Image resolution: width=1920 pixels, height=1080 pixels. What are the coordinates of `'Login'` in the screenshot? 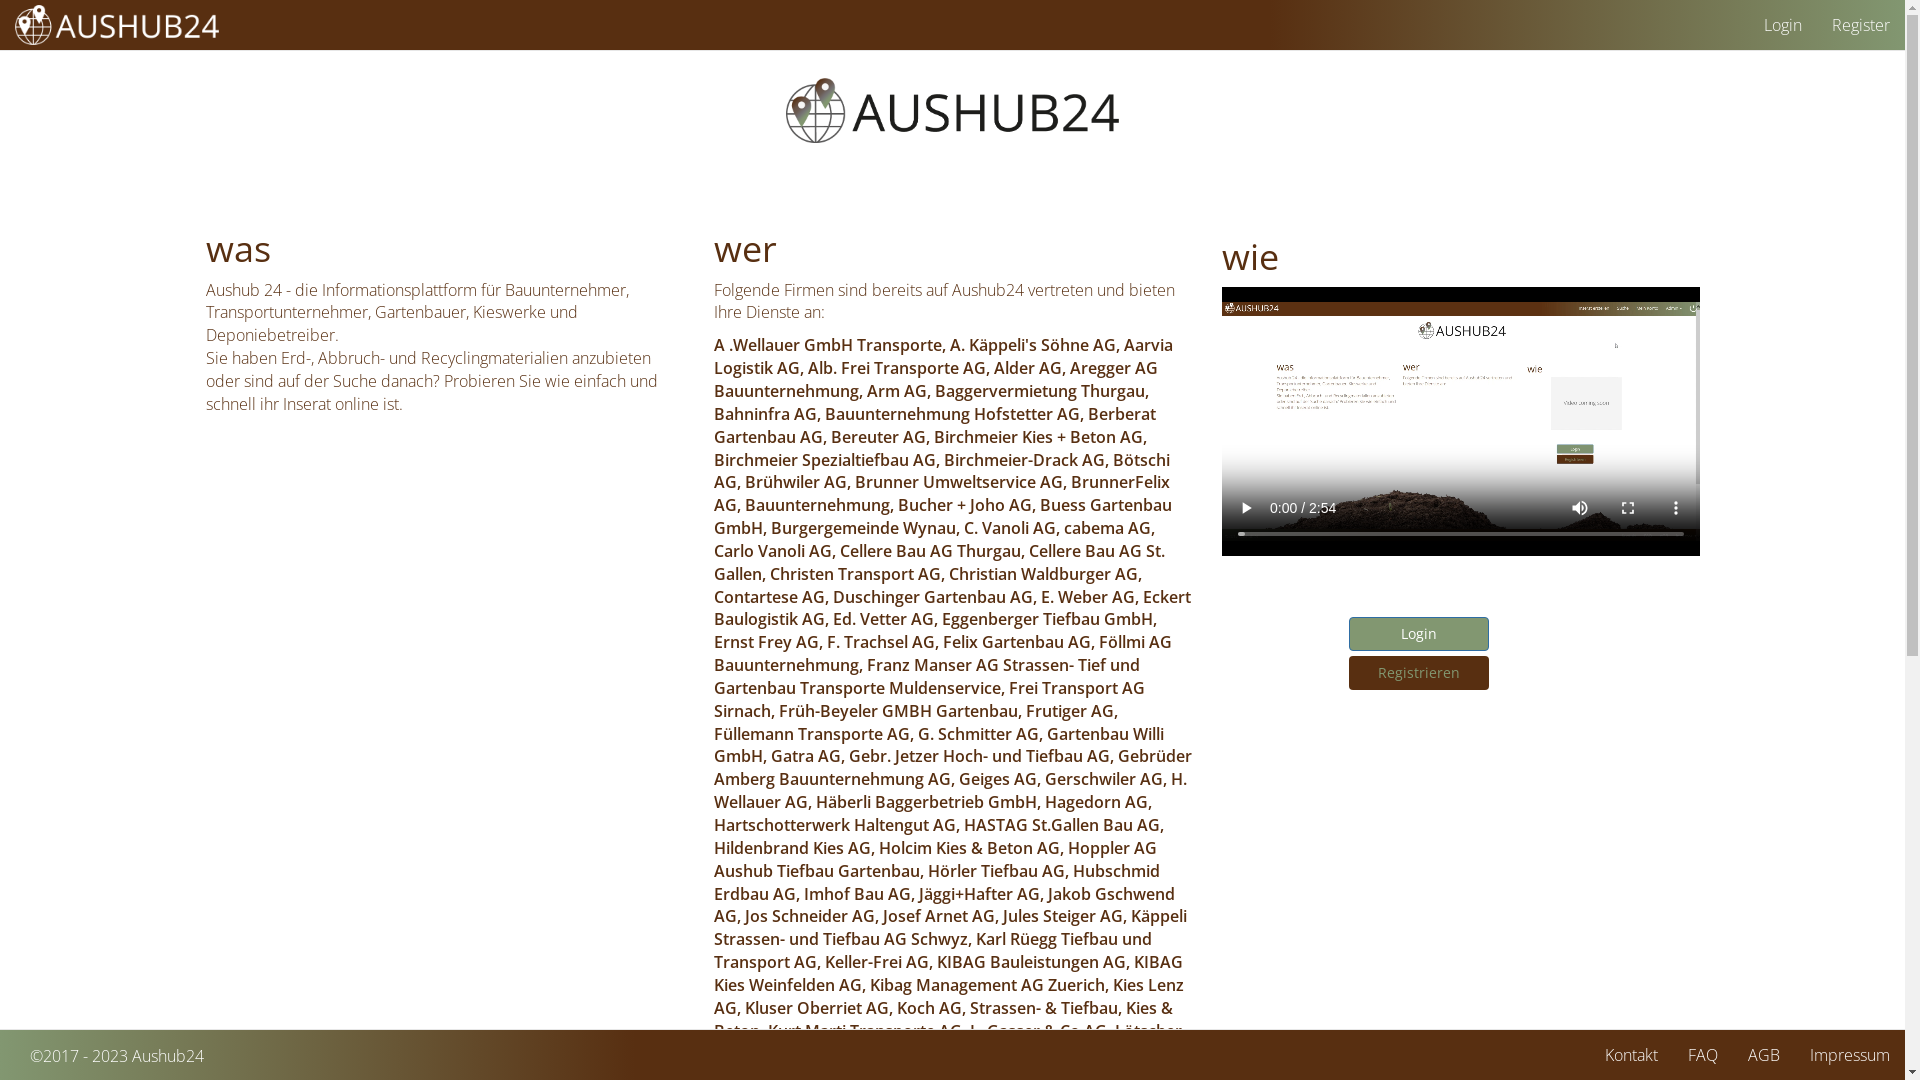 It's located at (1416, 633).